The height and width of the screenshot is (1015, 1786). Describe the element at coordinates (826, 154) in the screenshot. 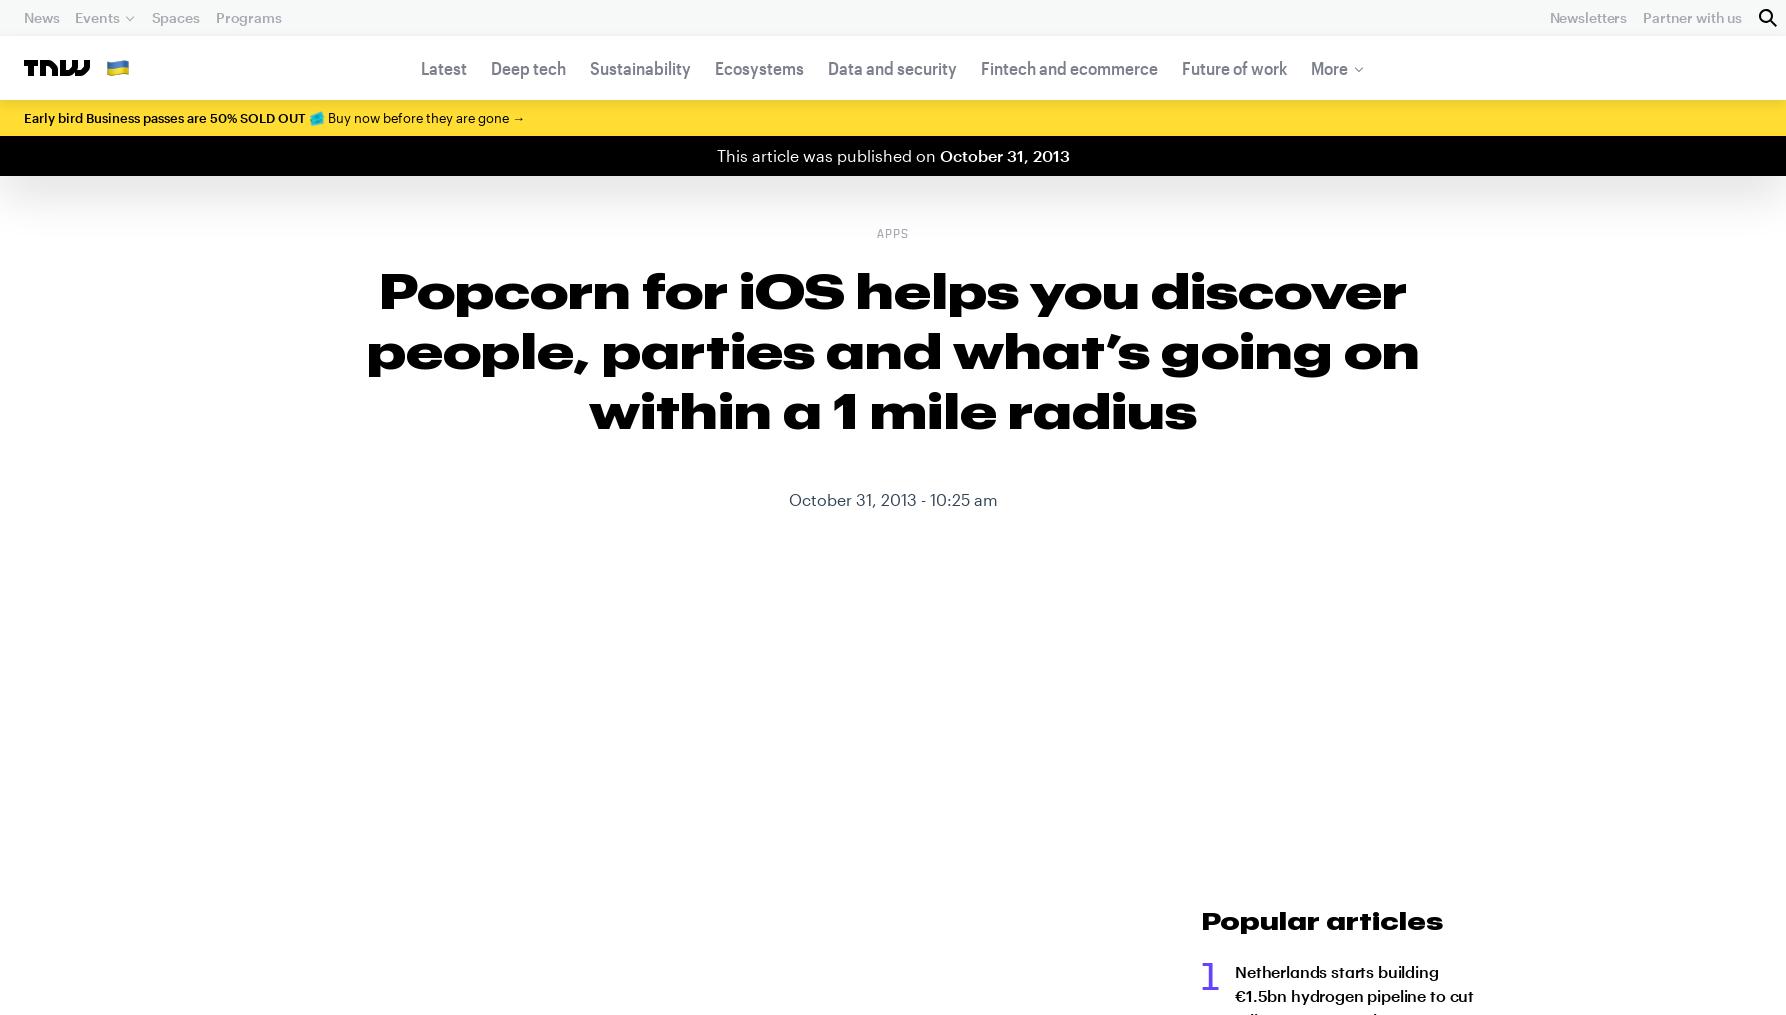

I see `'This article was published on'` at that location.